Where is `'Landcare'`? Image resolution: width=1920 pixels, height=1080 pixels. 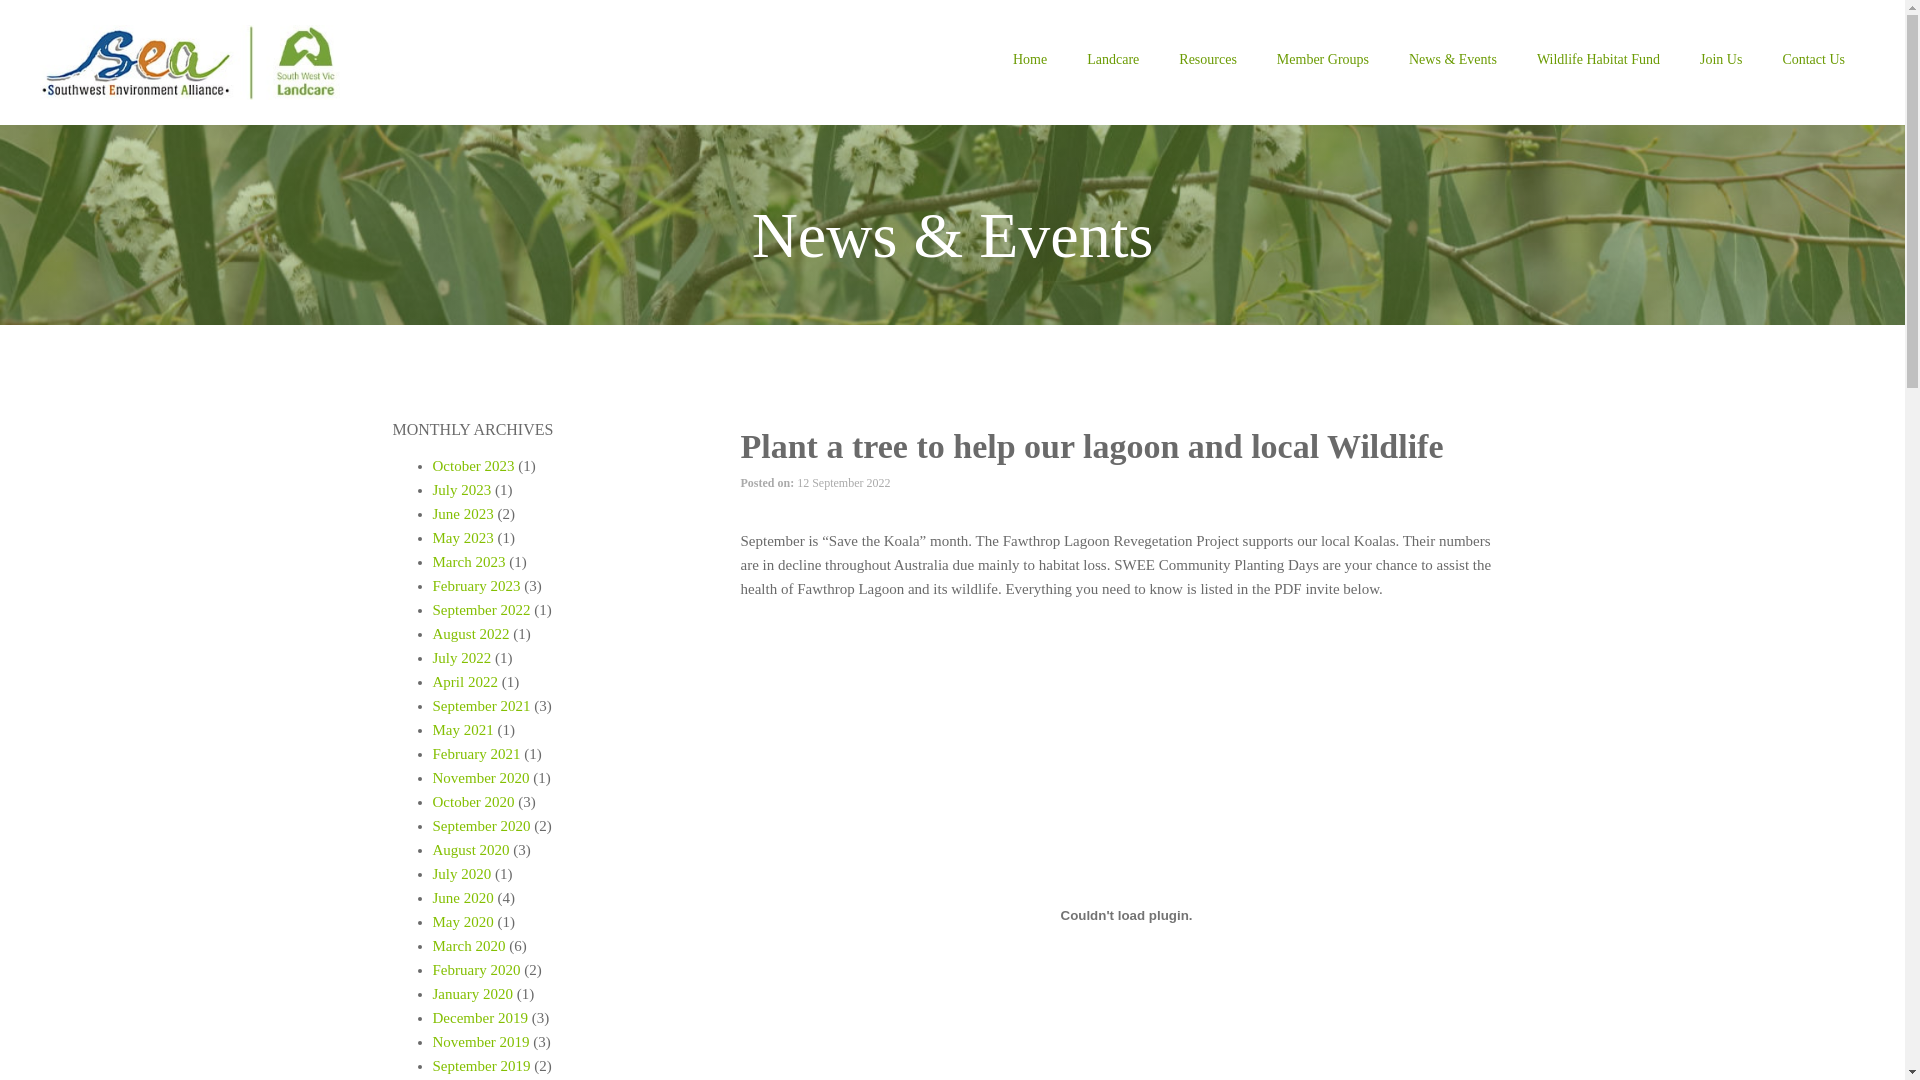 'Landcare' is located at coordinates (1065, 61).